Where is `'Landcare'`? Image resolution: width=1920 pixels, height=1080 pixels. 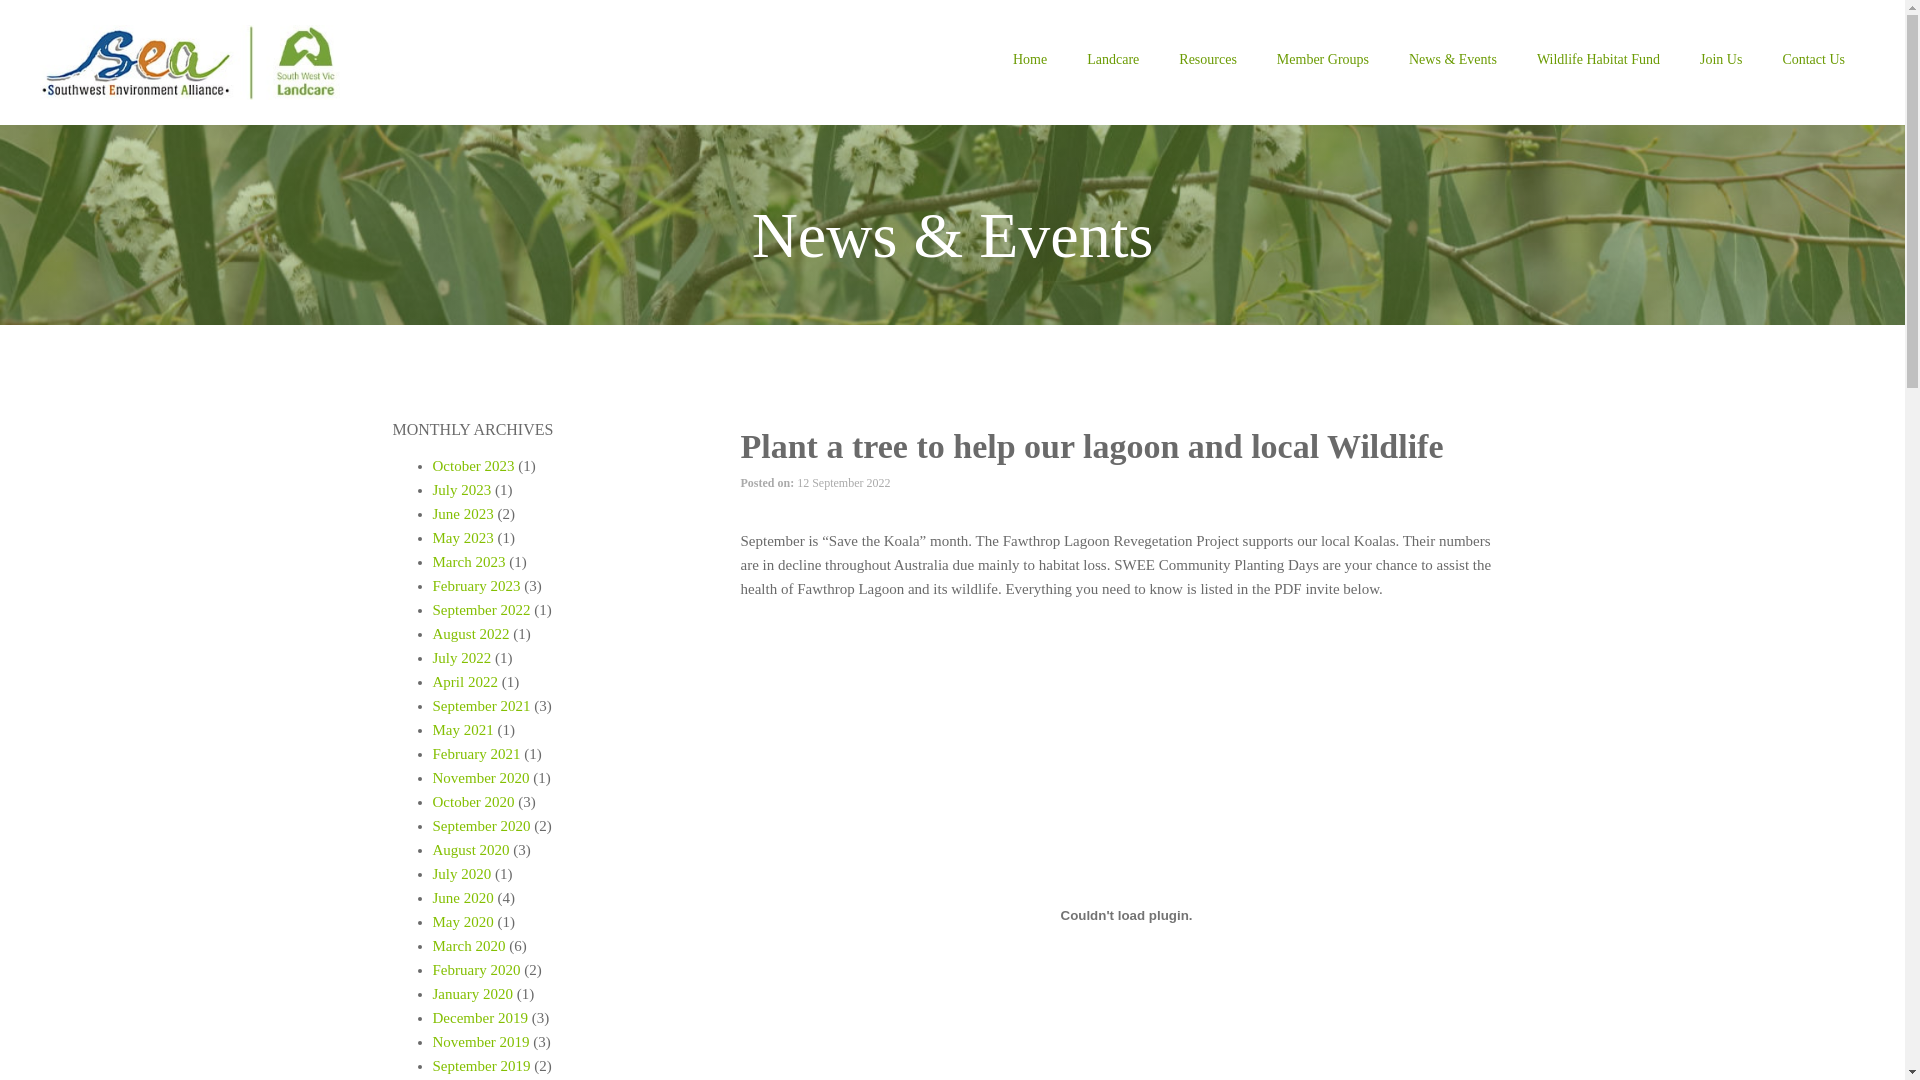 'Landcare' is located at coordinates (1065, 61).